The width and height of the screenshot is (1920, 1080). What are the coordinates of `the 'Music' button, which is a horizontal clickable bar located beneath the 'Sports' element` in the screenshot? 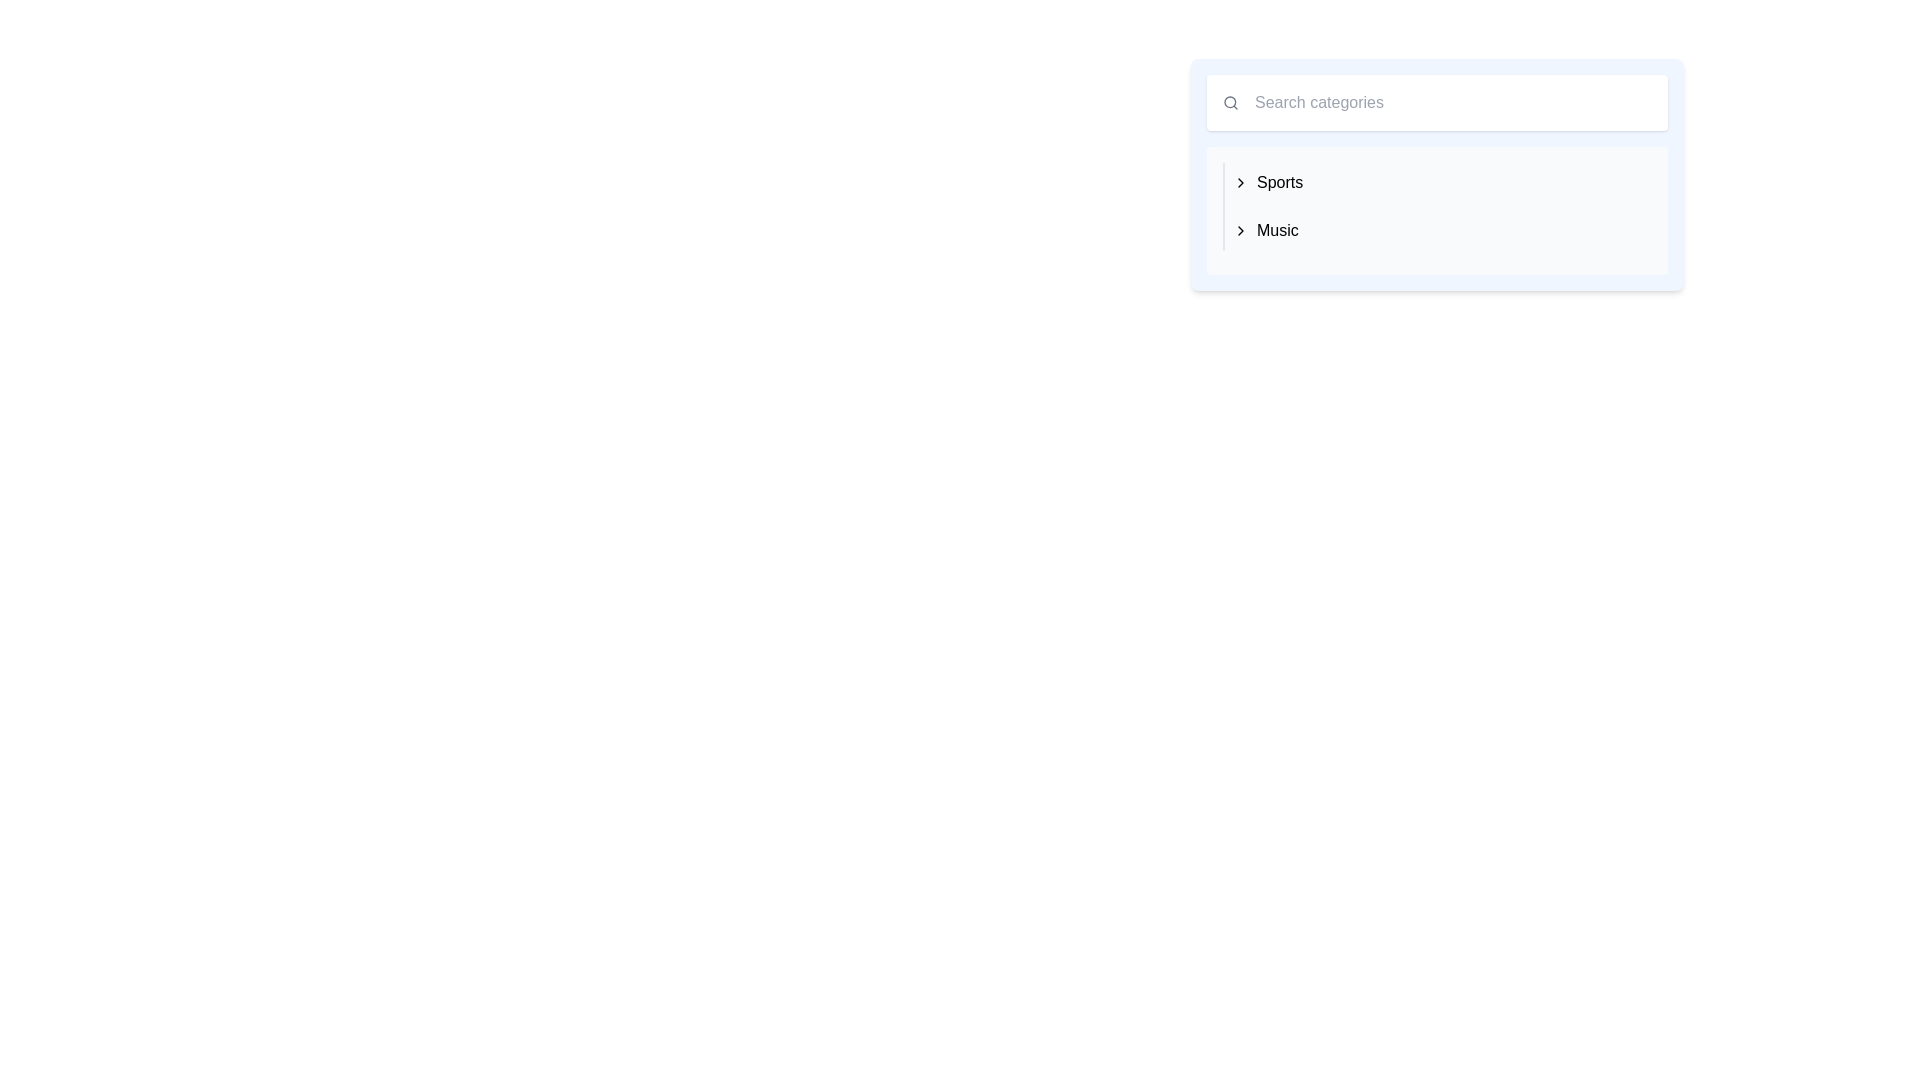 It's located at (1264, 230).